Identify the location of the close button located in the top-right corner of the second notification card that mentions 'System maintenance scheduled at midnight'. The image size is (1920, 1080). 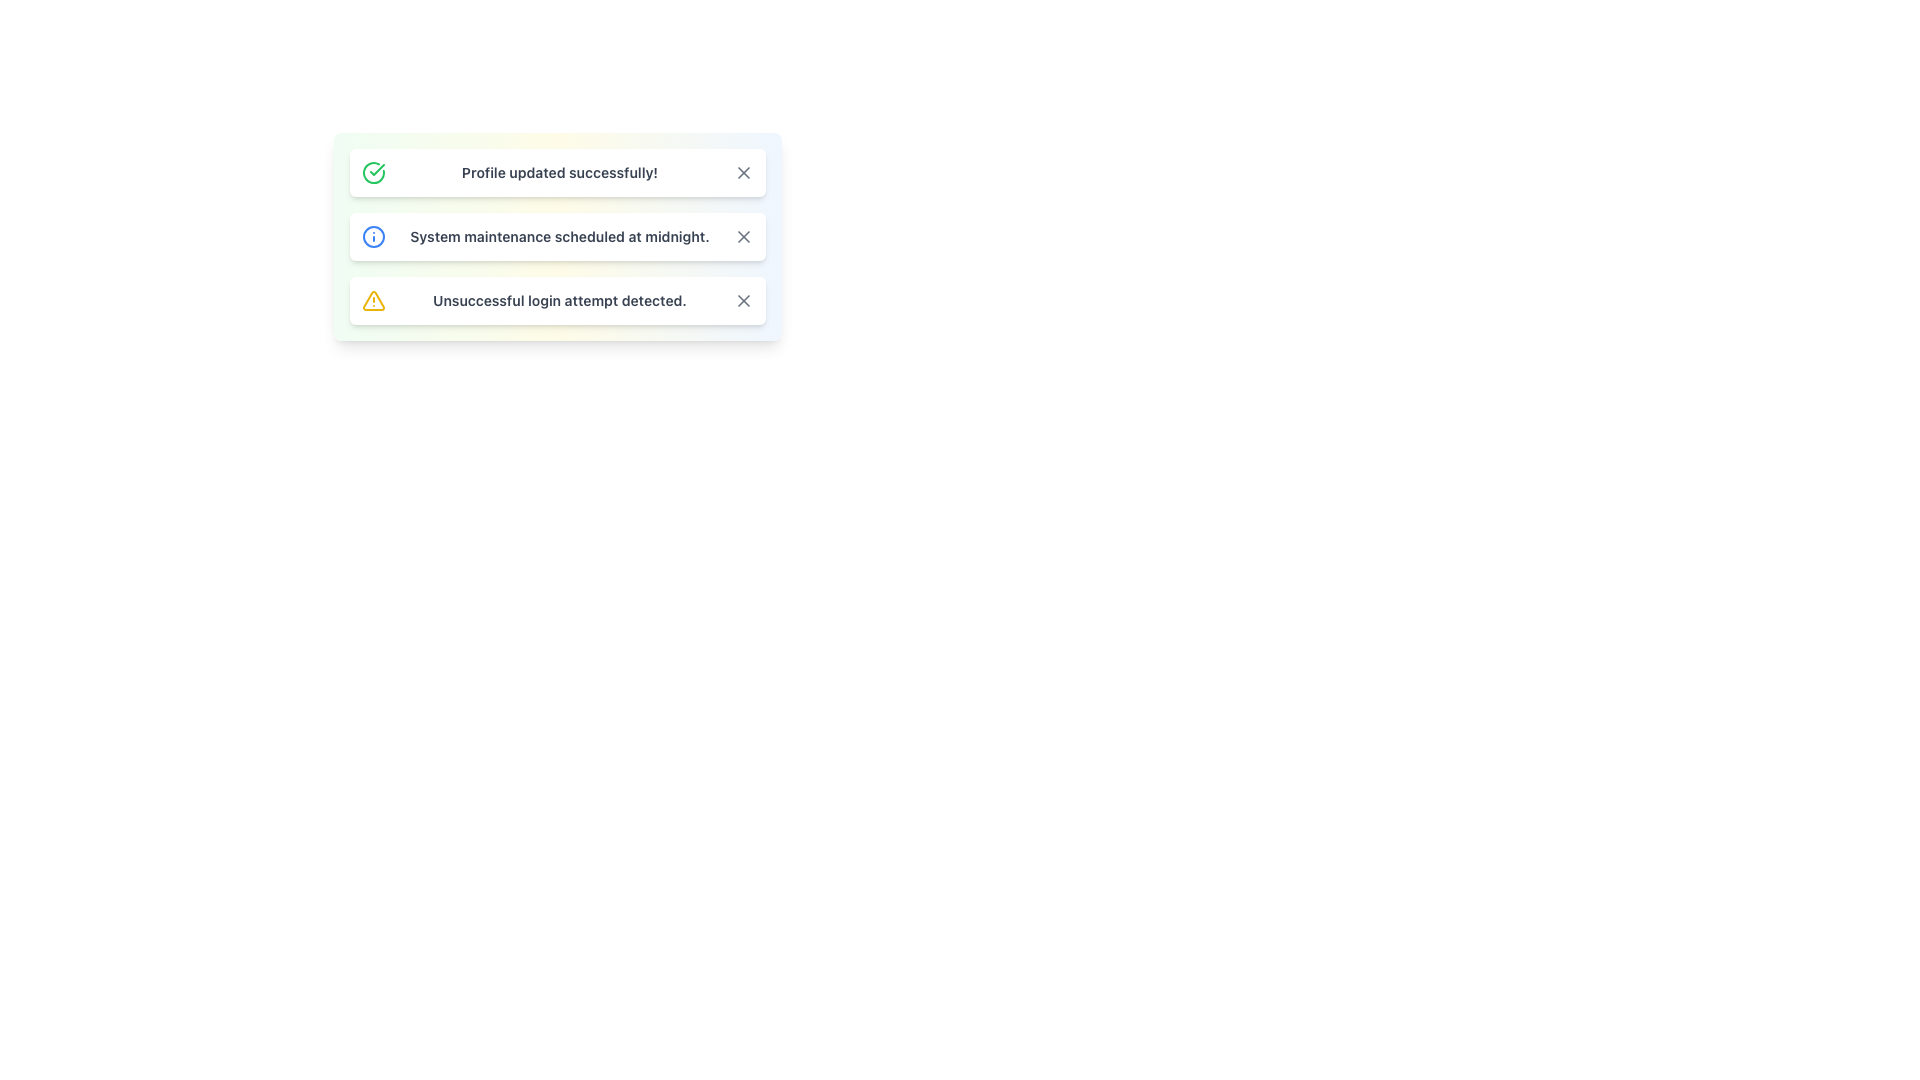
(743, 235).